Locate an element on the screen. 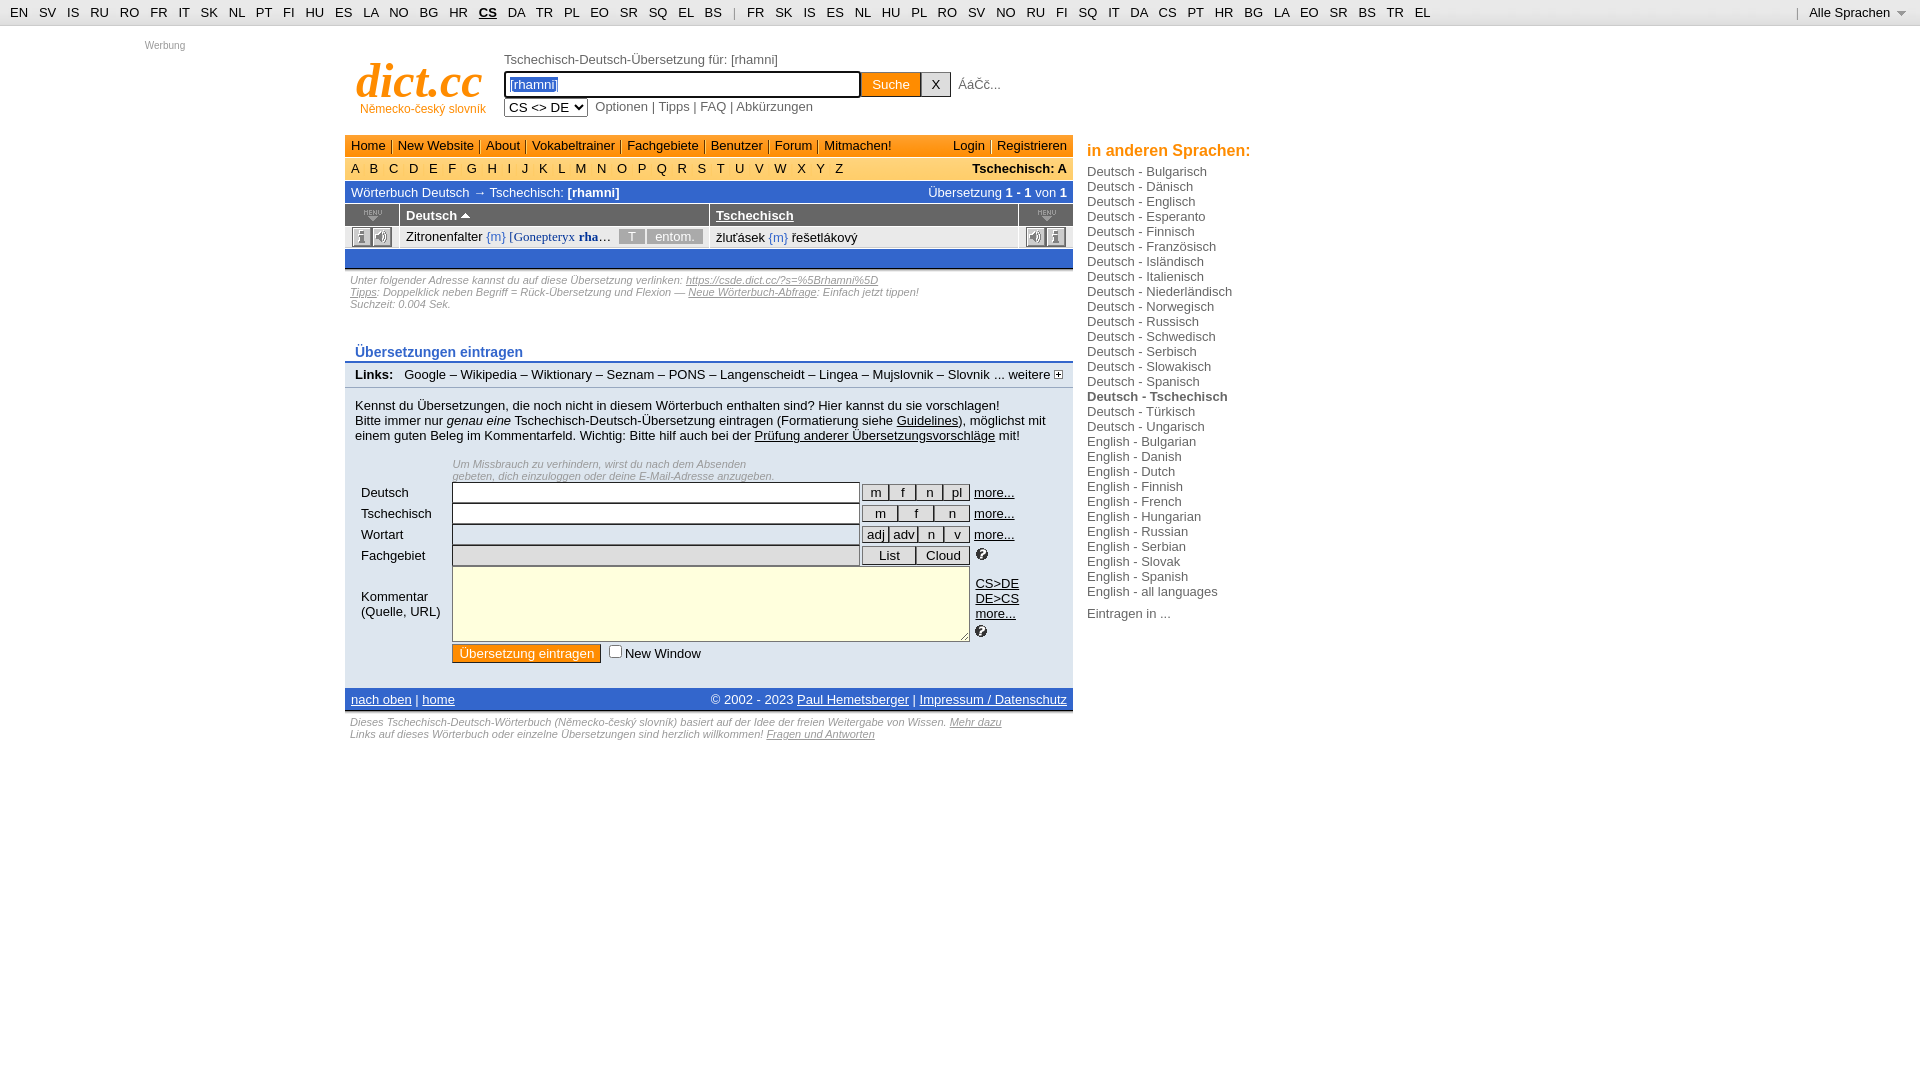 Image resolution: width=1920 pixels, height=1080 pixels. 'V' is located at coordinates (749, 167).